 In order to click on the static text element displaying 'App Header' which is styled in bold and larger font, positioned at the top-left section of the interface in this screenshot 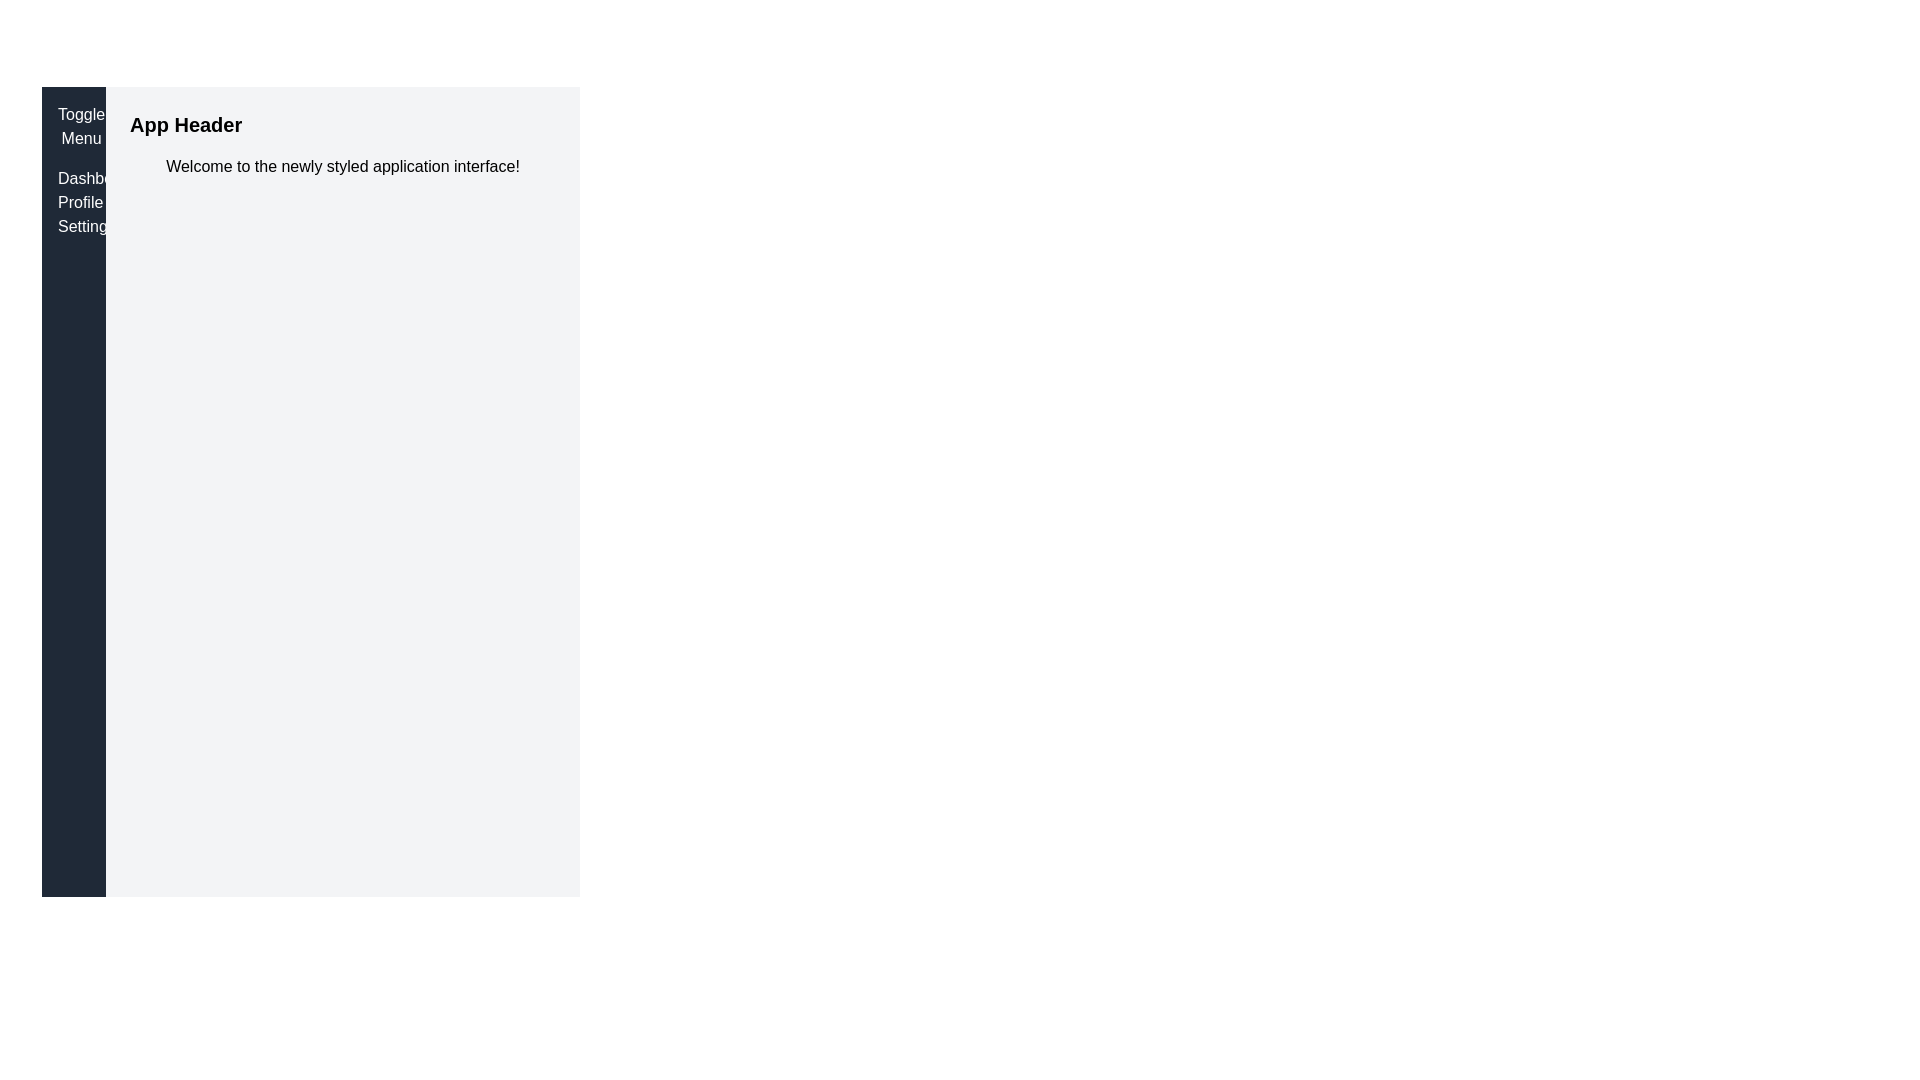, I will do `click(186, 124)`.